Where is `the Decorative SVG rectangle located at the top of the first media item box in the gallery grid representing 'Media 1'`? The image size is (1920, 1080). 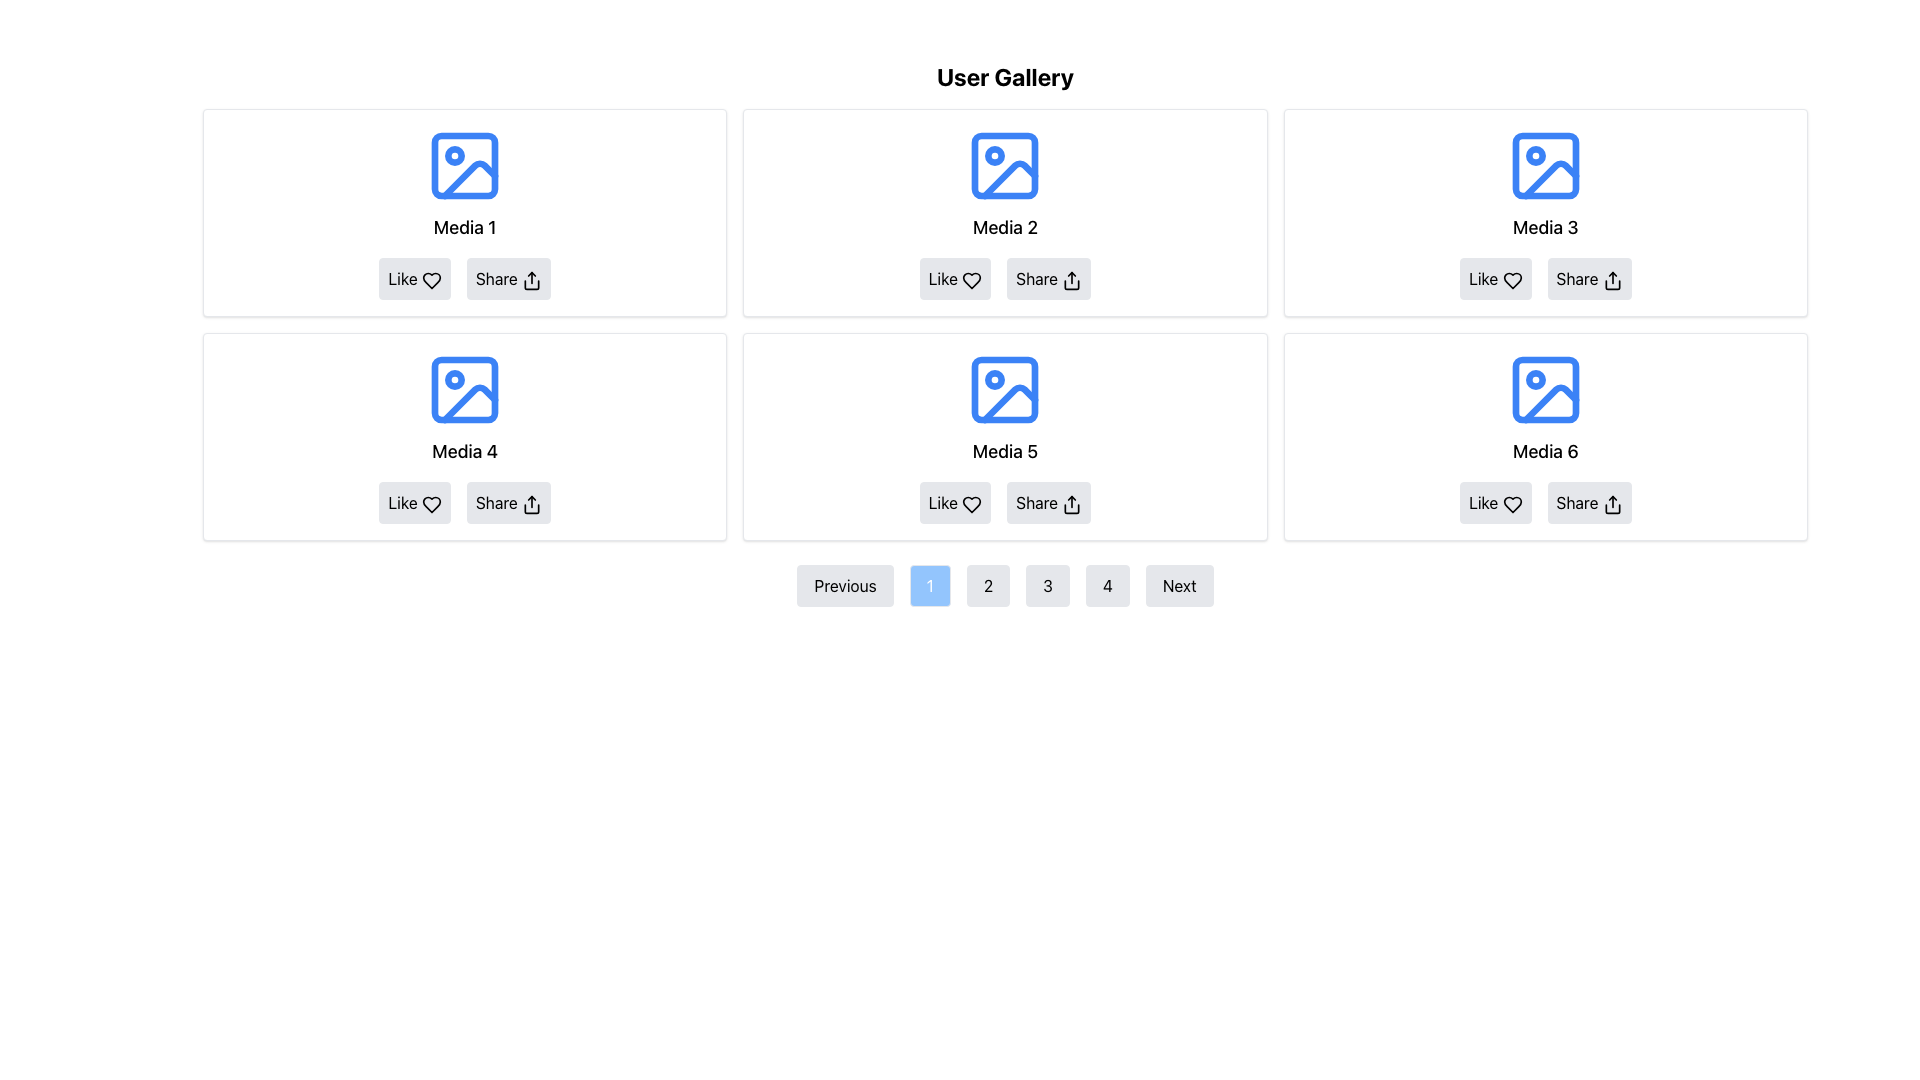 the Decorative SVG rectangle located at the top of the first media item box in the gallery grid representing 'Media 1' is located at coordinates (464, 164).